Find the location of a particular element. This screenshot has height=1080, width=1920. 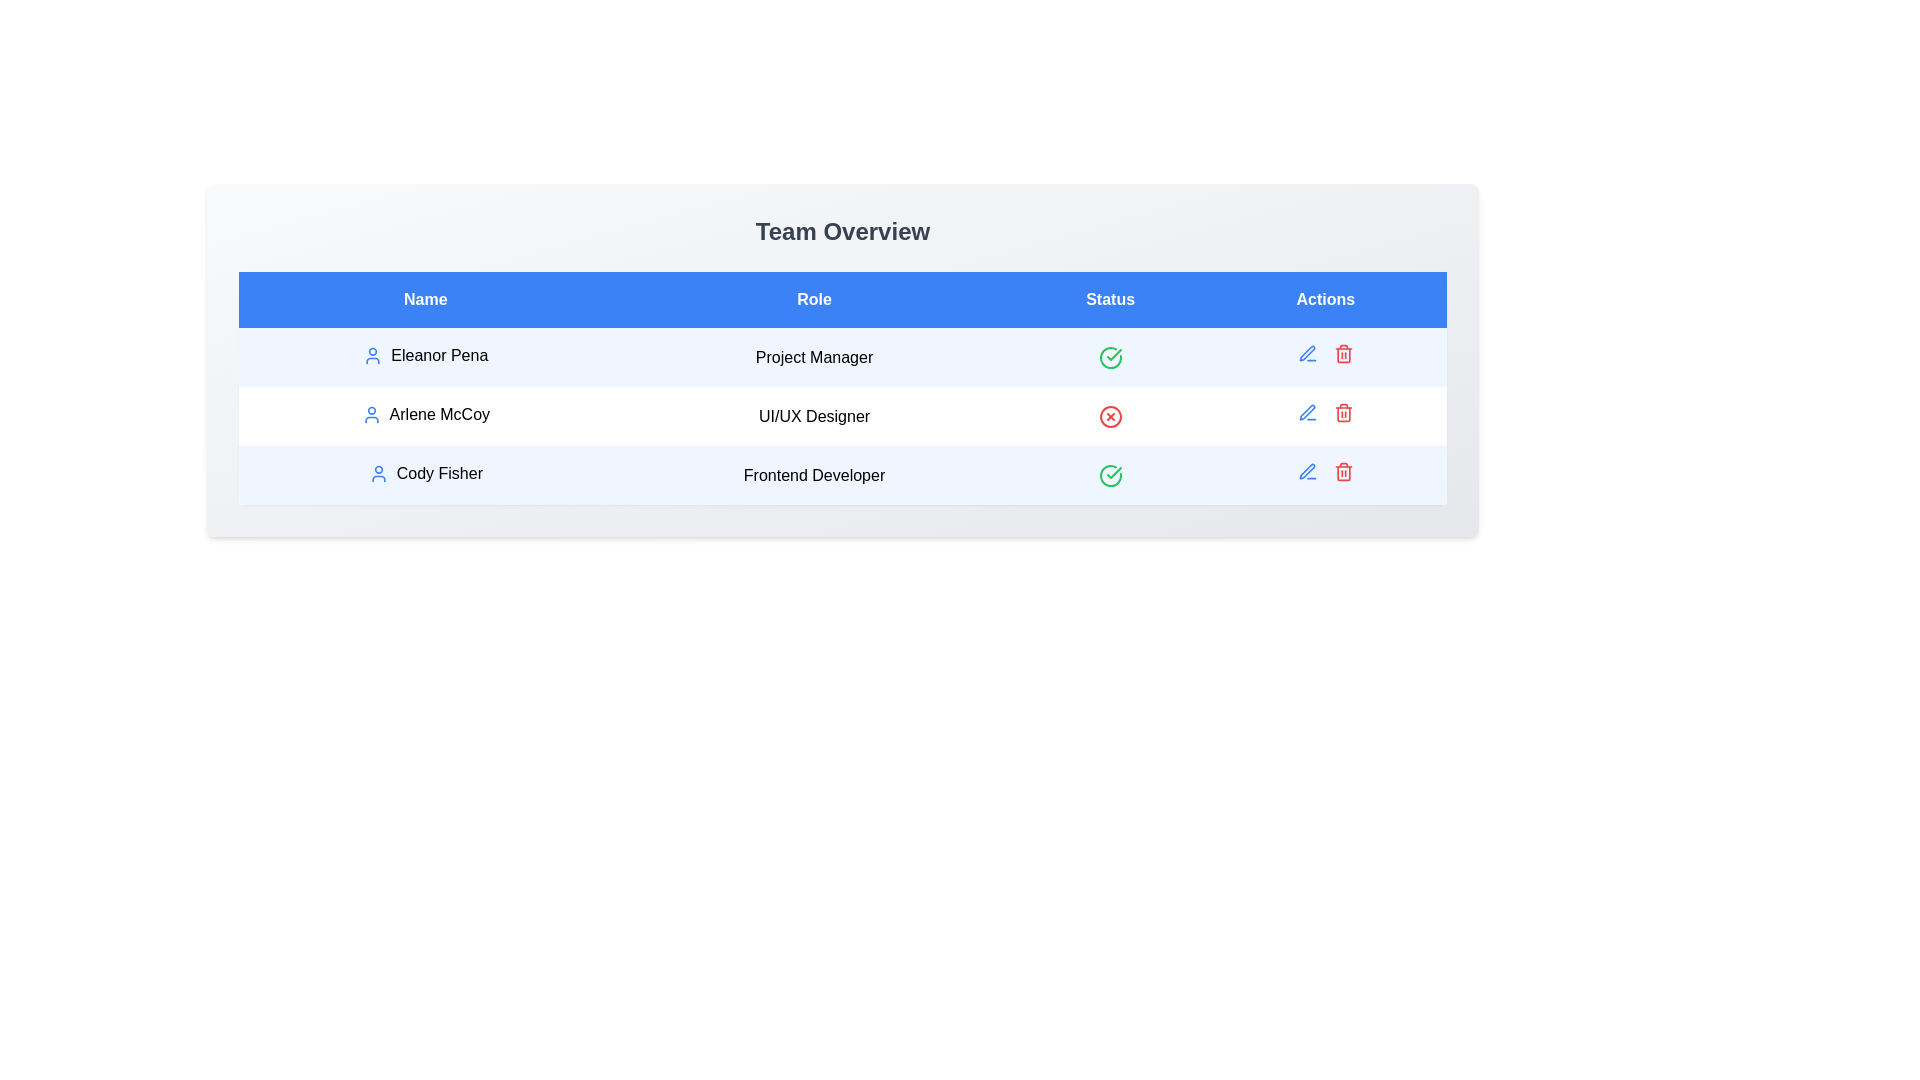

the Text label that serves as the header for a table column, indicating the roles of individuals, positioned between the 'Name' and 'Status' headers is located at coordinates (814, 300).